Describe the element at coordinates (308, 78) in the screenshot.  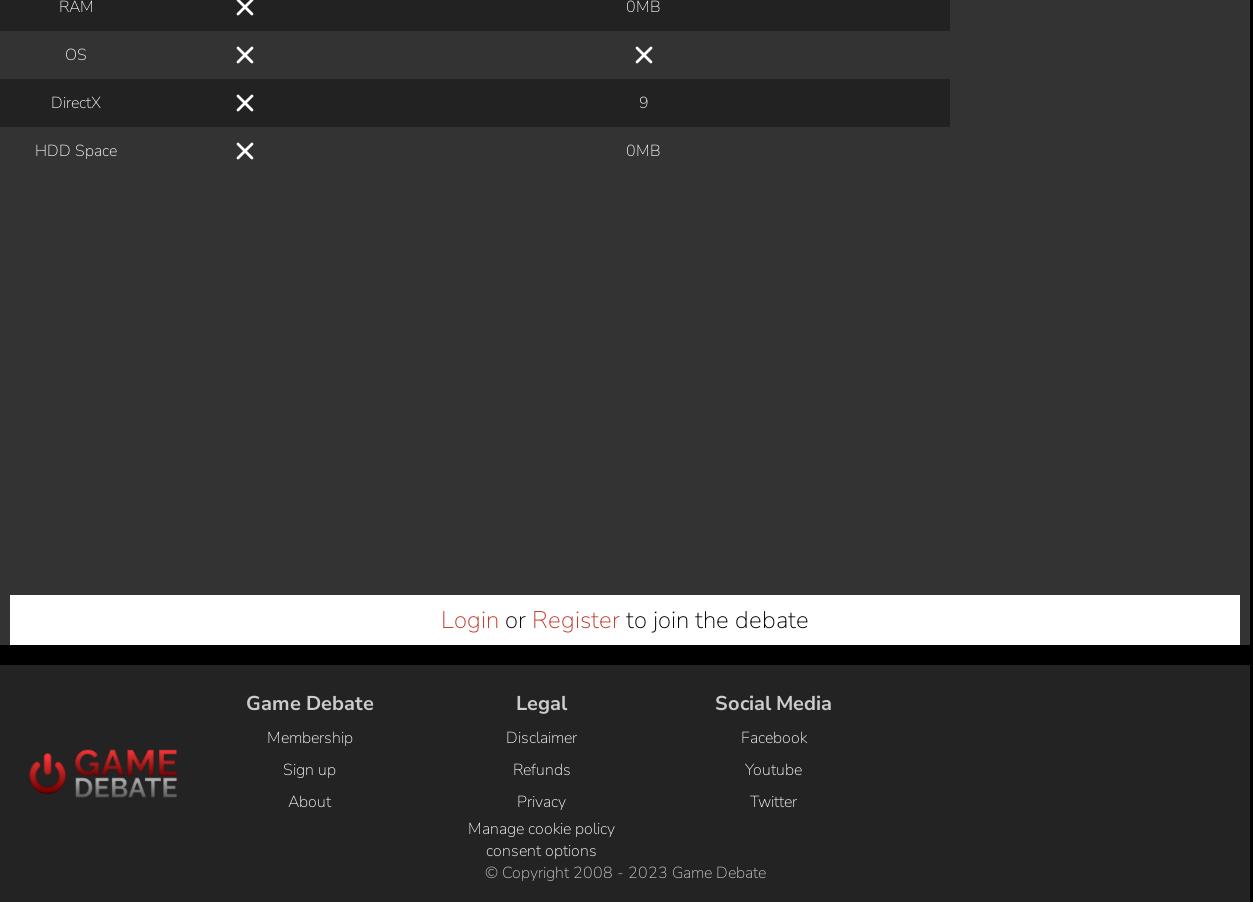
I see `'Sign up'` at that location.